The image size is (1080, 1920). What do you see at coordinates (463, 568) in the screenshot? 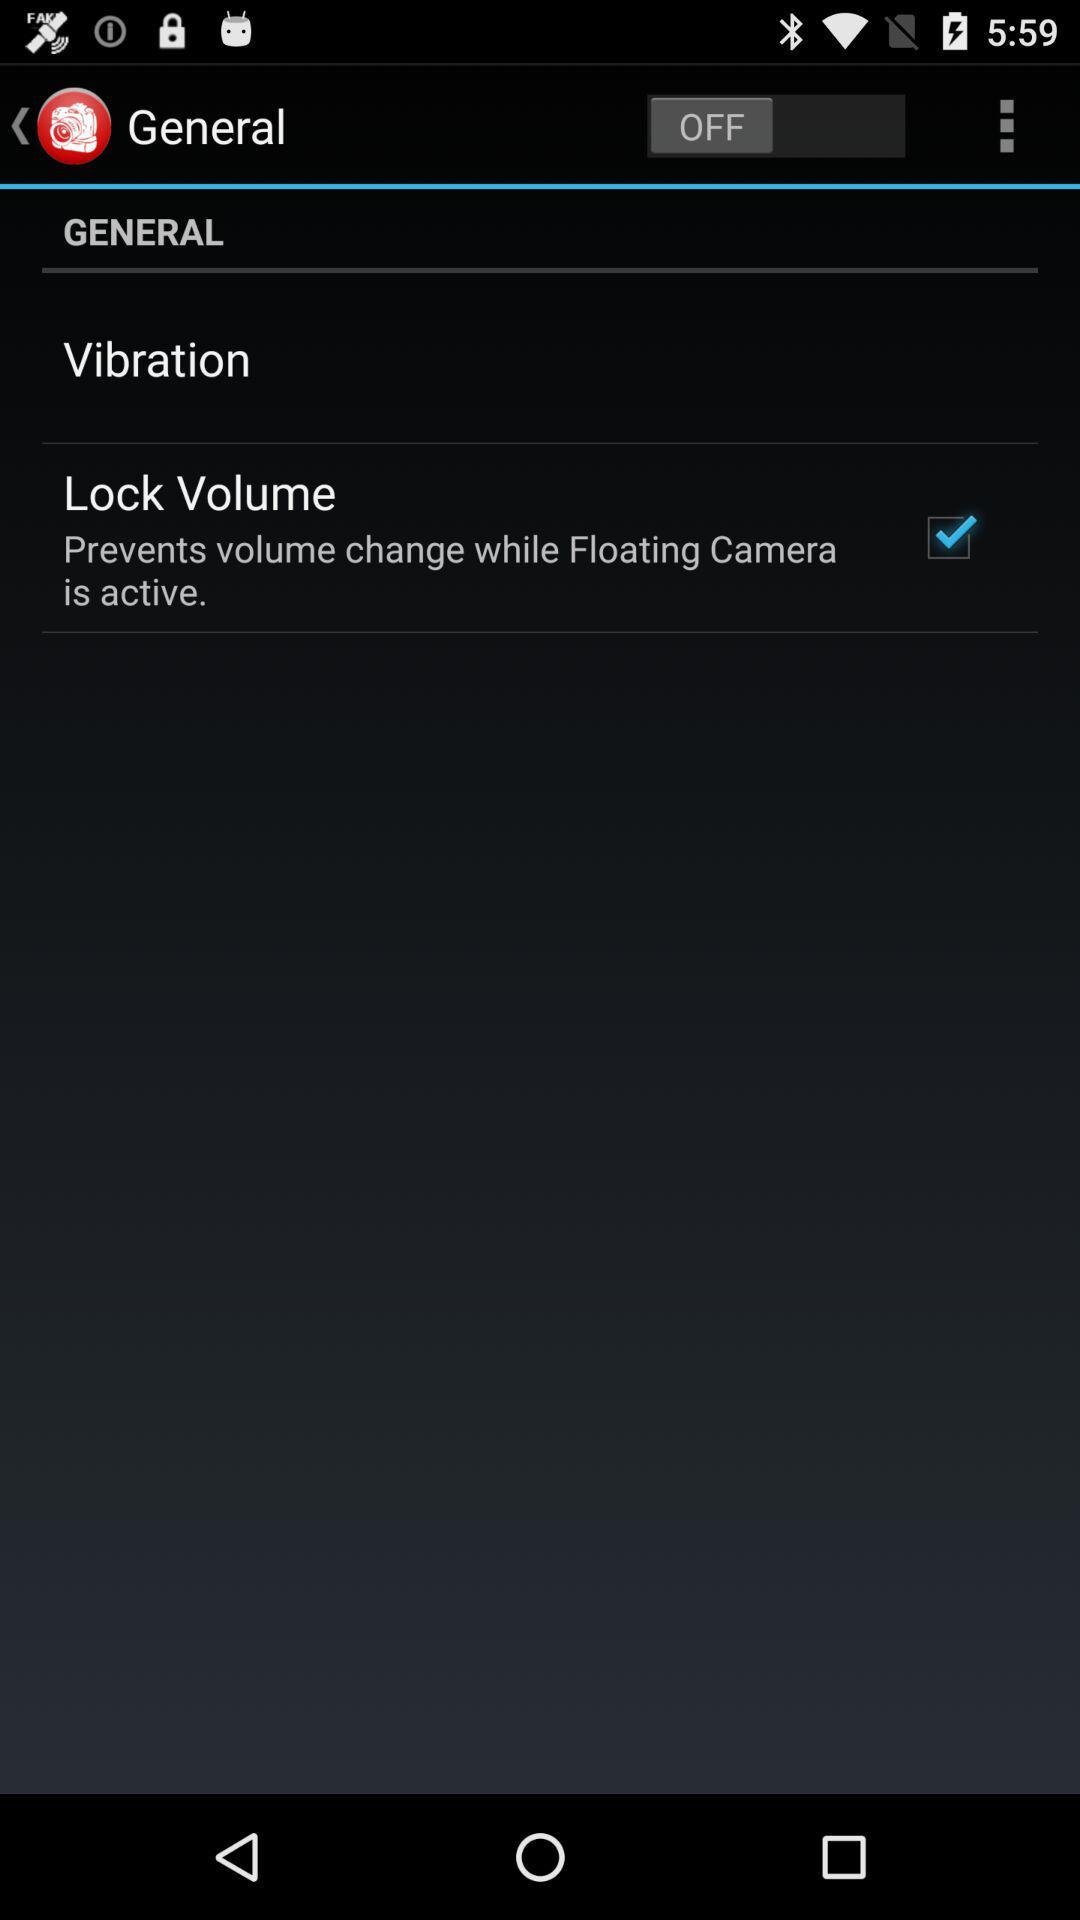
I see `item below the lock volume app` at bounding box center [463, 568].